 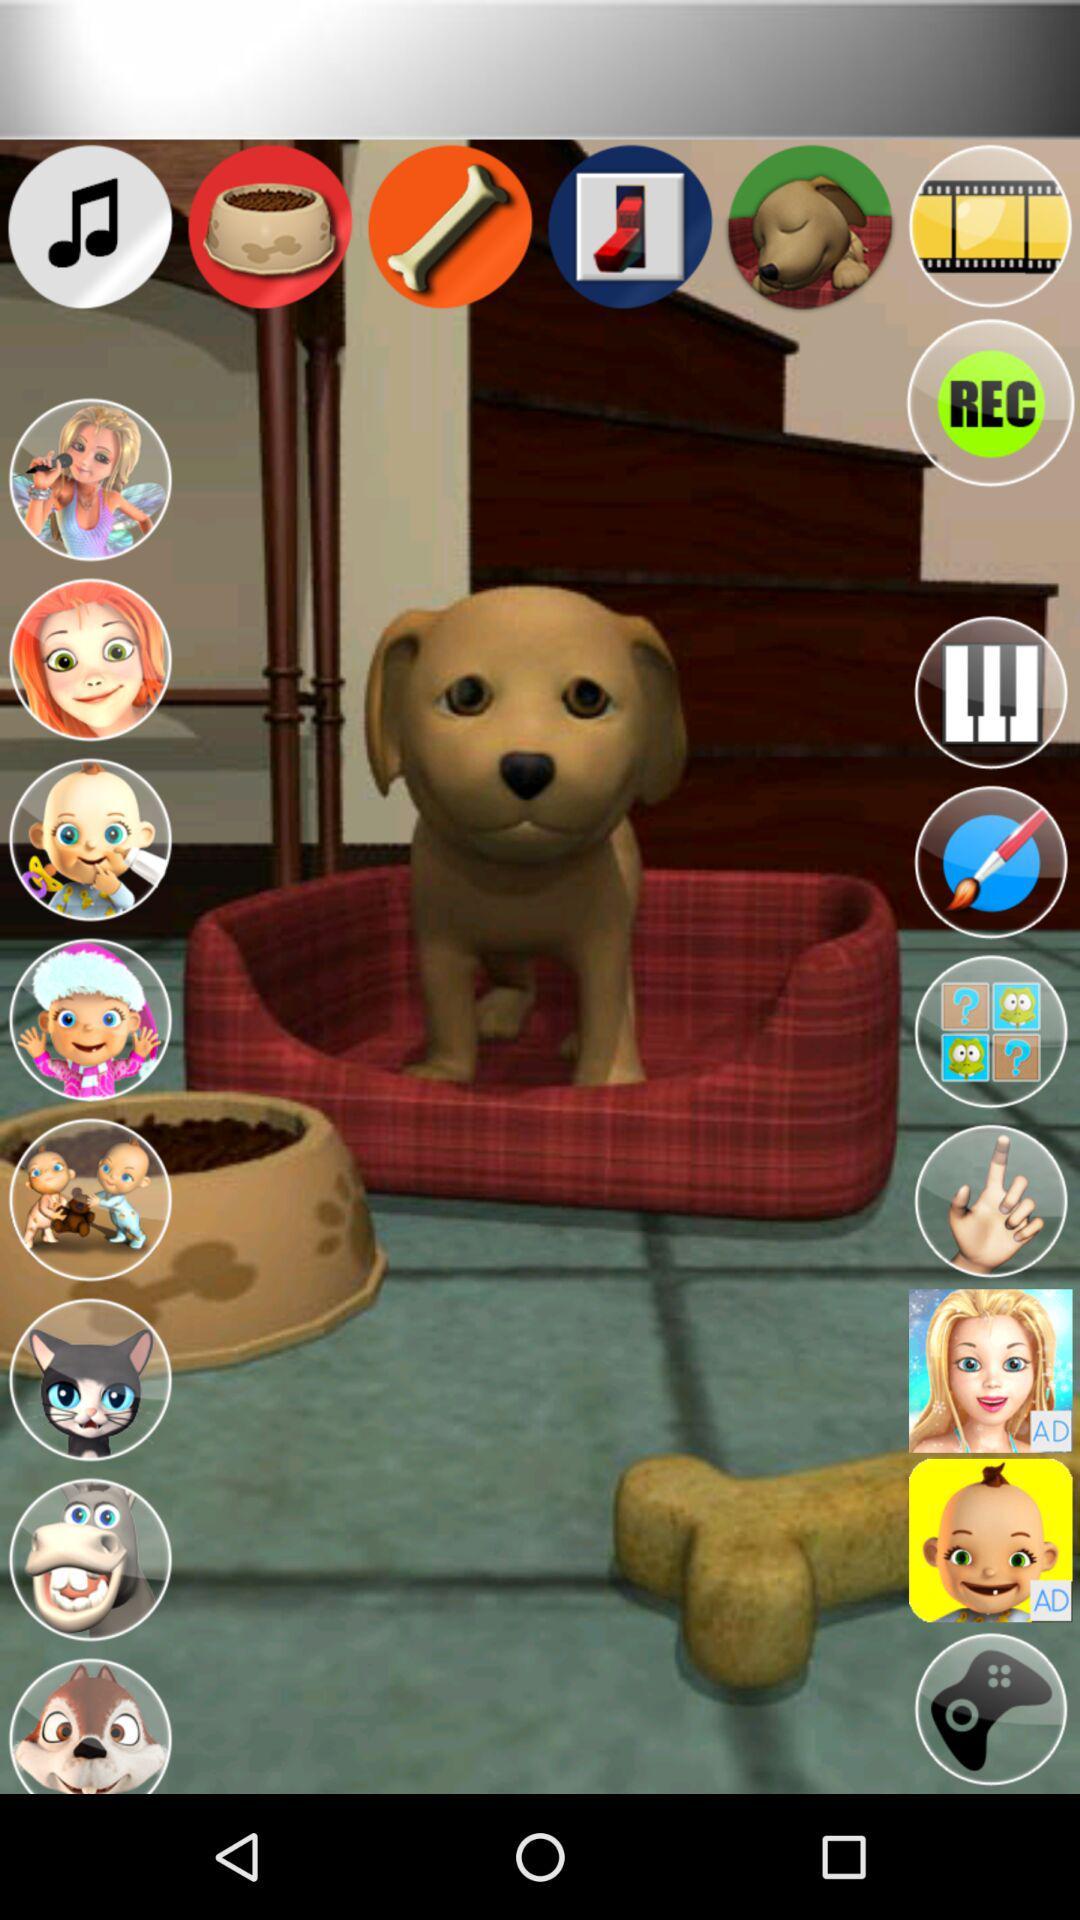 I want to click on change the character, so click(x=88, y=1559).